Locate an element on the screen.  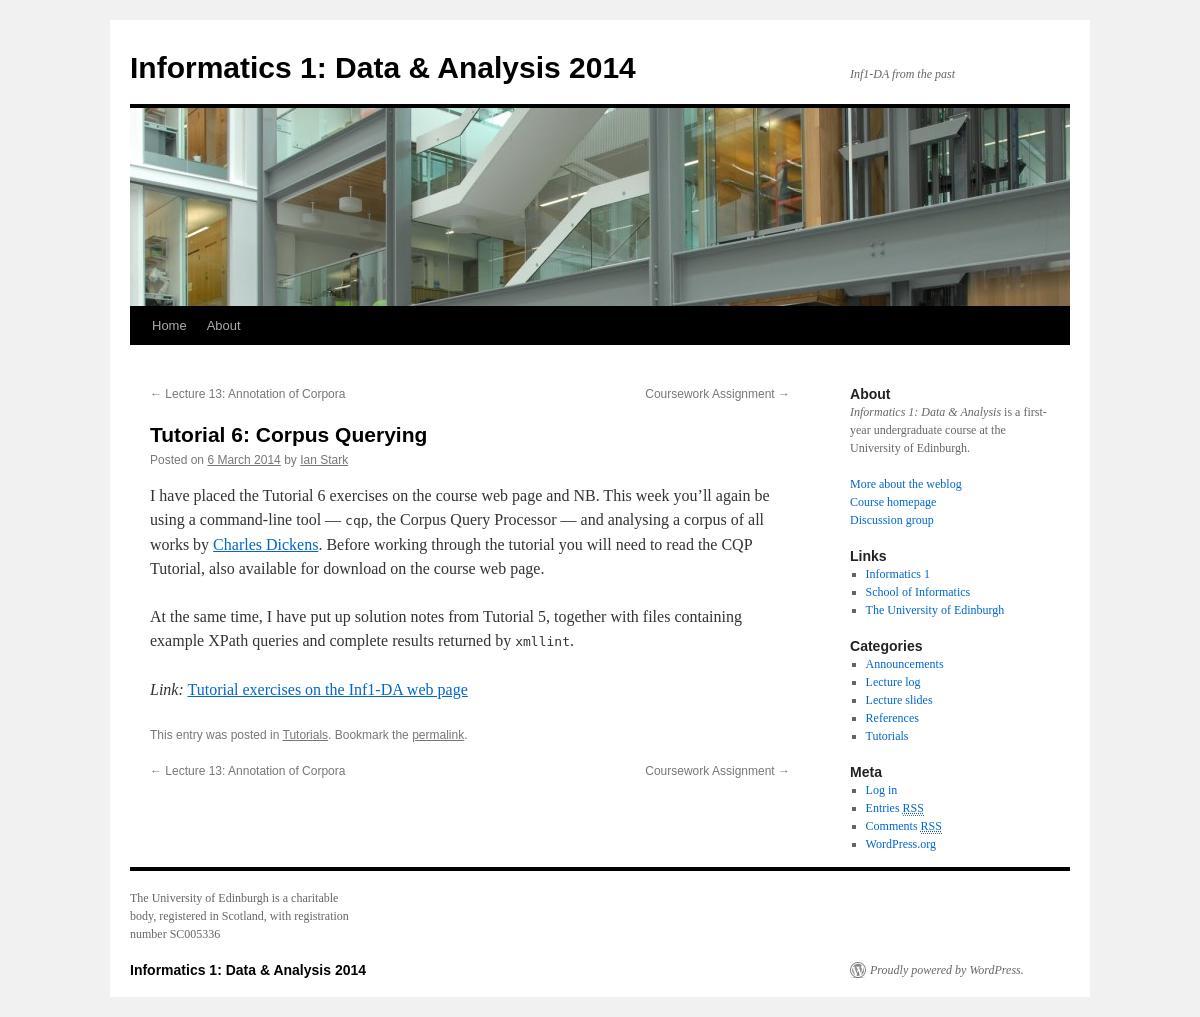
'Informatics 1' is located at coordinates (896, 572).